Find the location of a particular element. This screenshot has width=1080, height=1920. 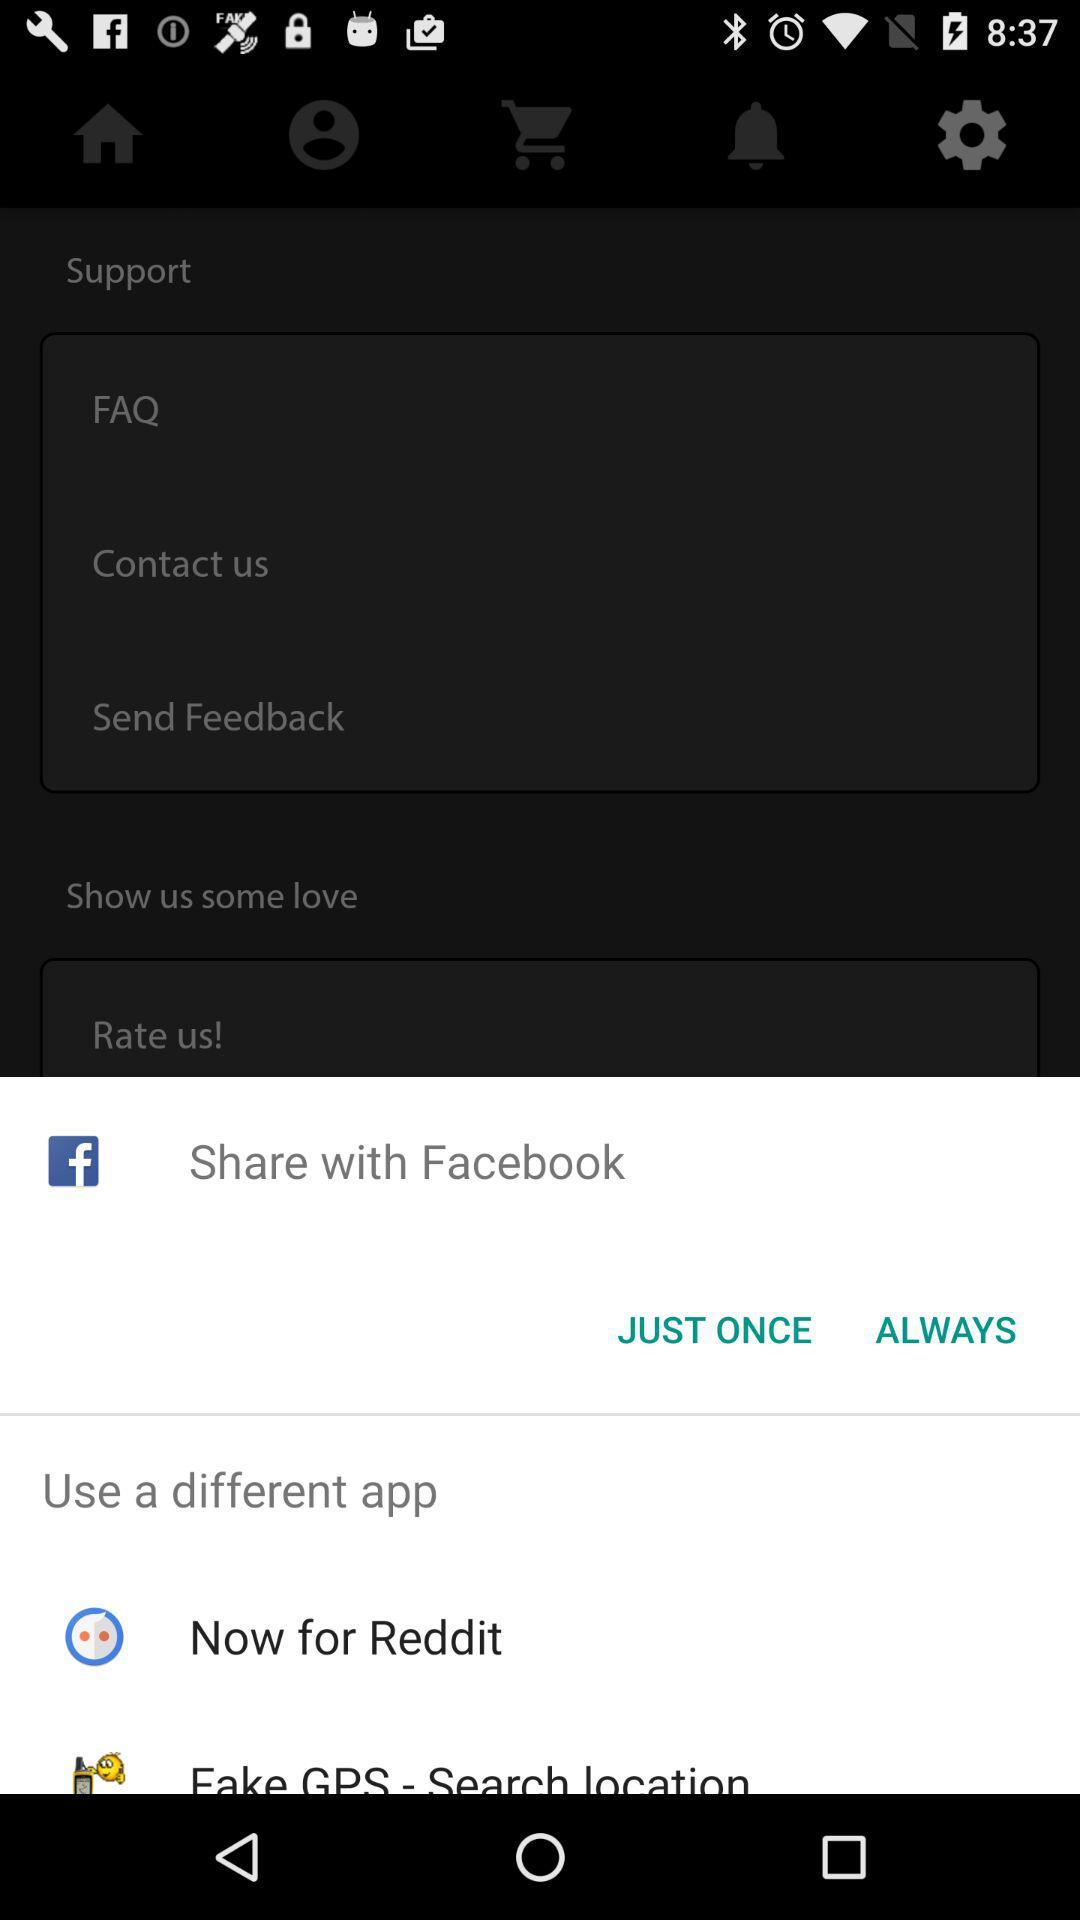

the app below use a different item is located at coordinates (345, 1636).